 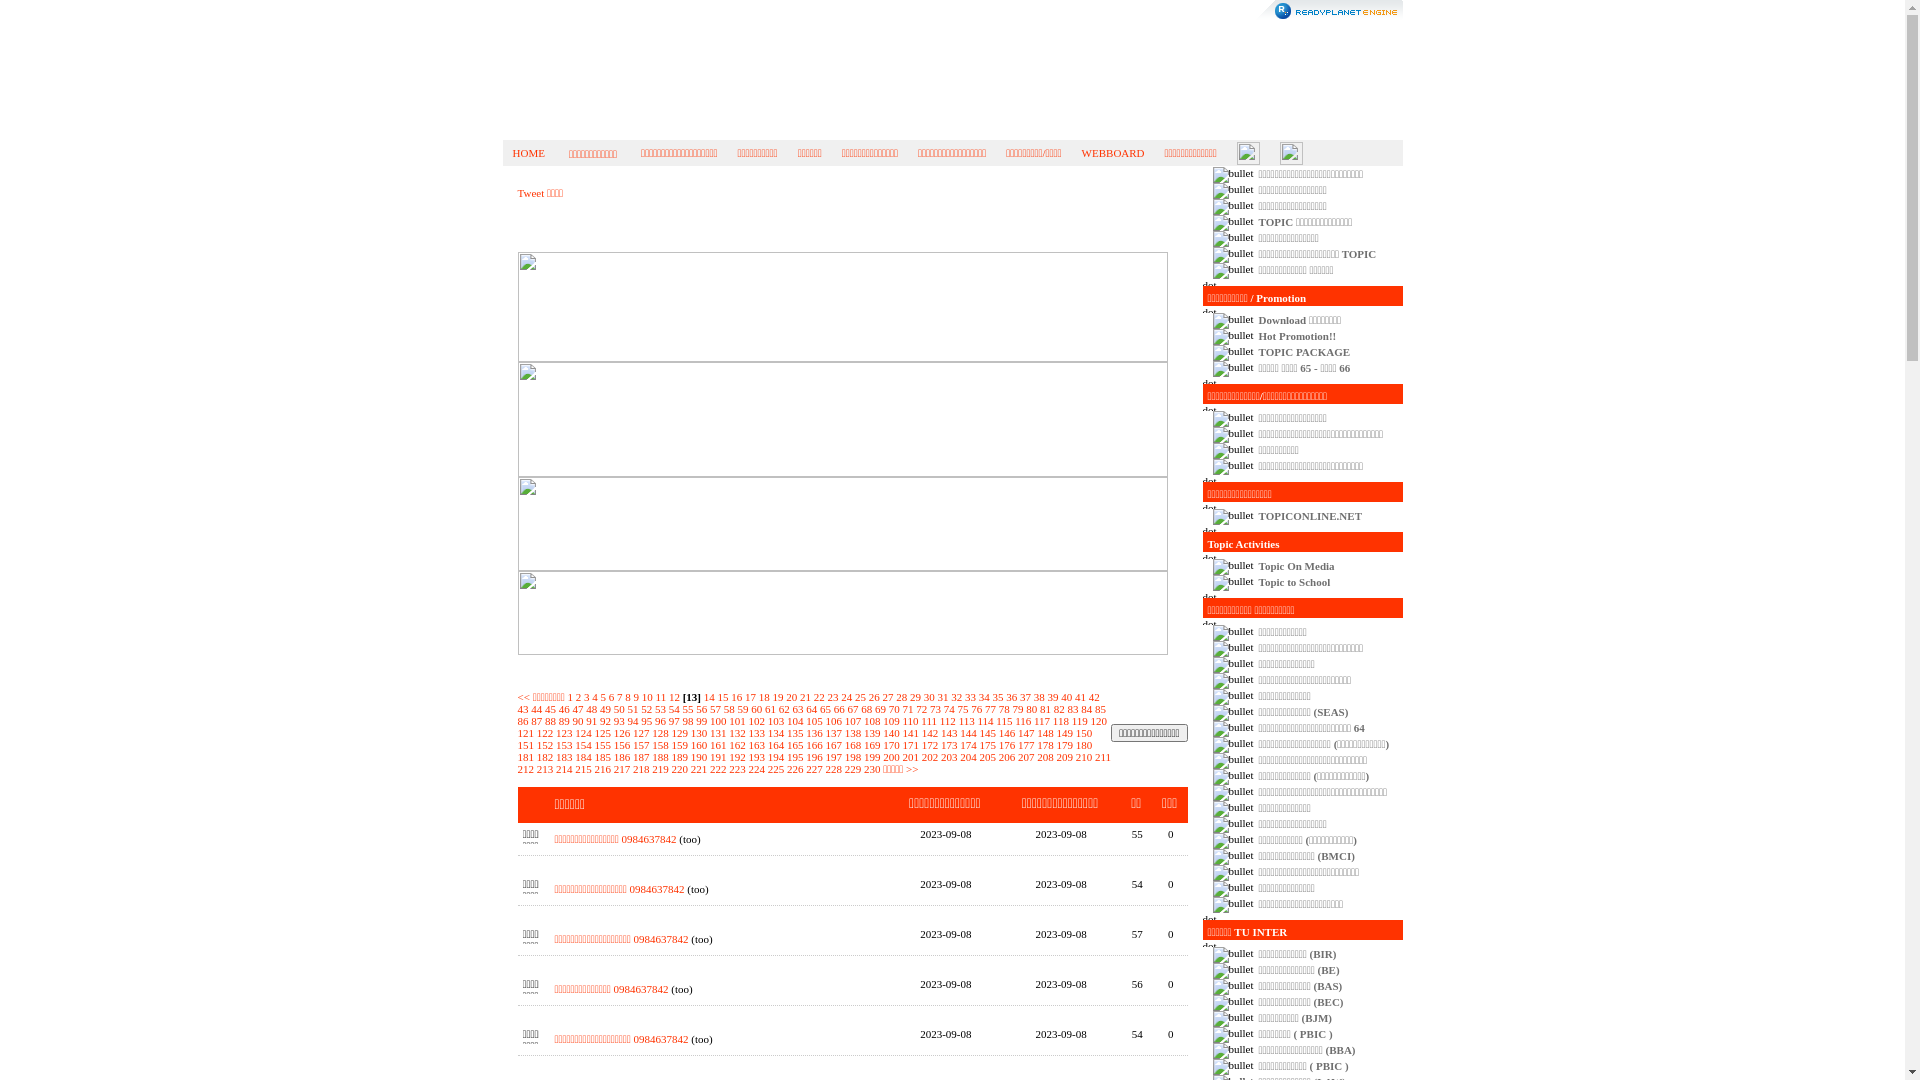 What do you see at coordinates (660, 744) in the screenshot?
I see `'158'` at bounding box center [660, 744].